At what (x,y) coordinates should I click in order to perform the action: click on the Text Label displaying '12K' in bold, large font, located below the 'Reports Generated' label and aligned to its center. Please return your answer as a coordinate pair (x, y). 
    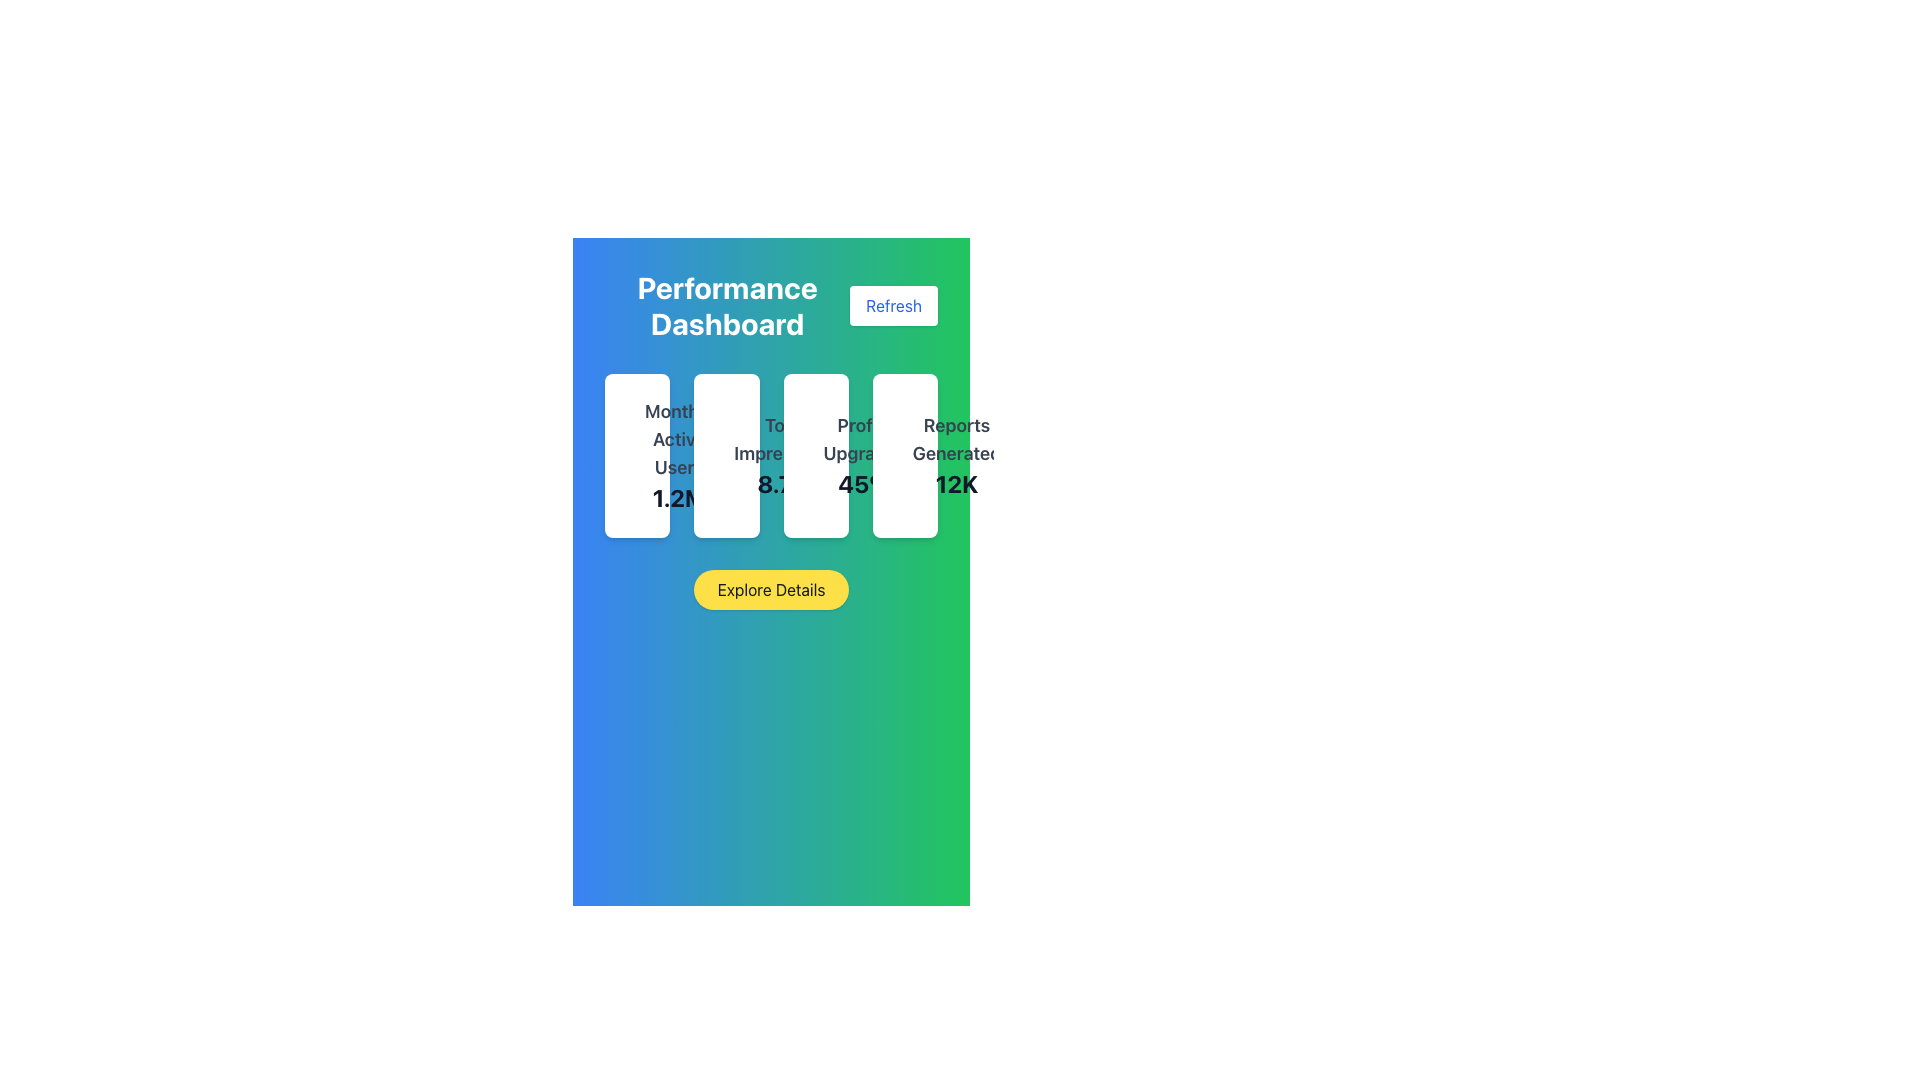
    Looking at the image, I should click on (955, 483).